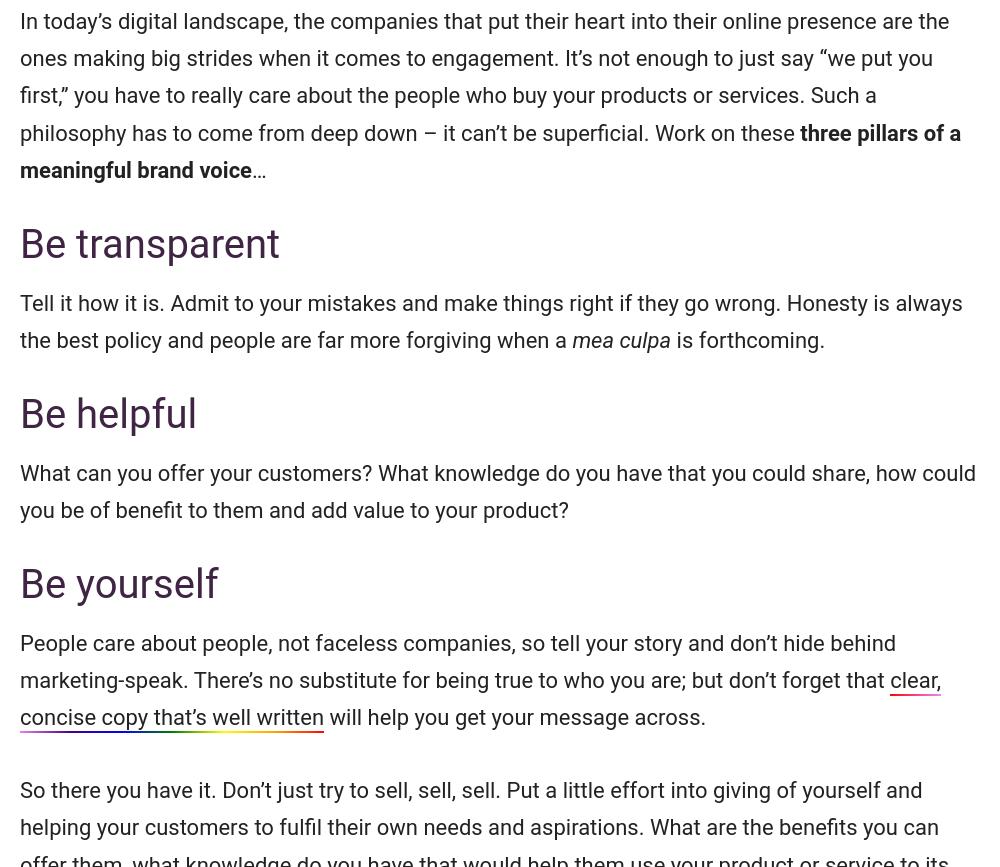  I want to click on 'will help you get your message across.', so click(323, 716).